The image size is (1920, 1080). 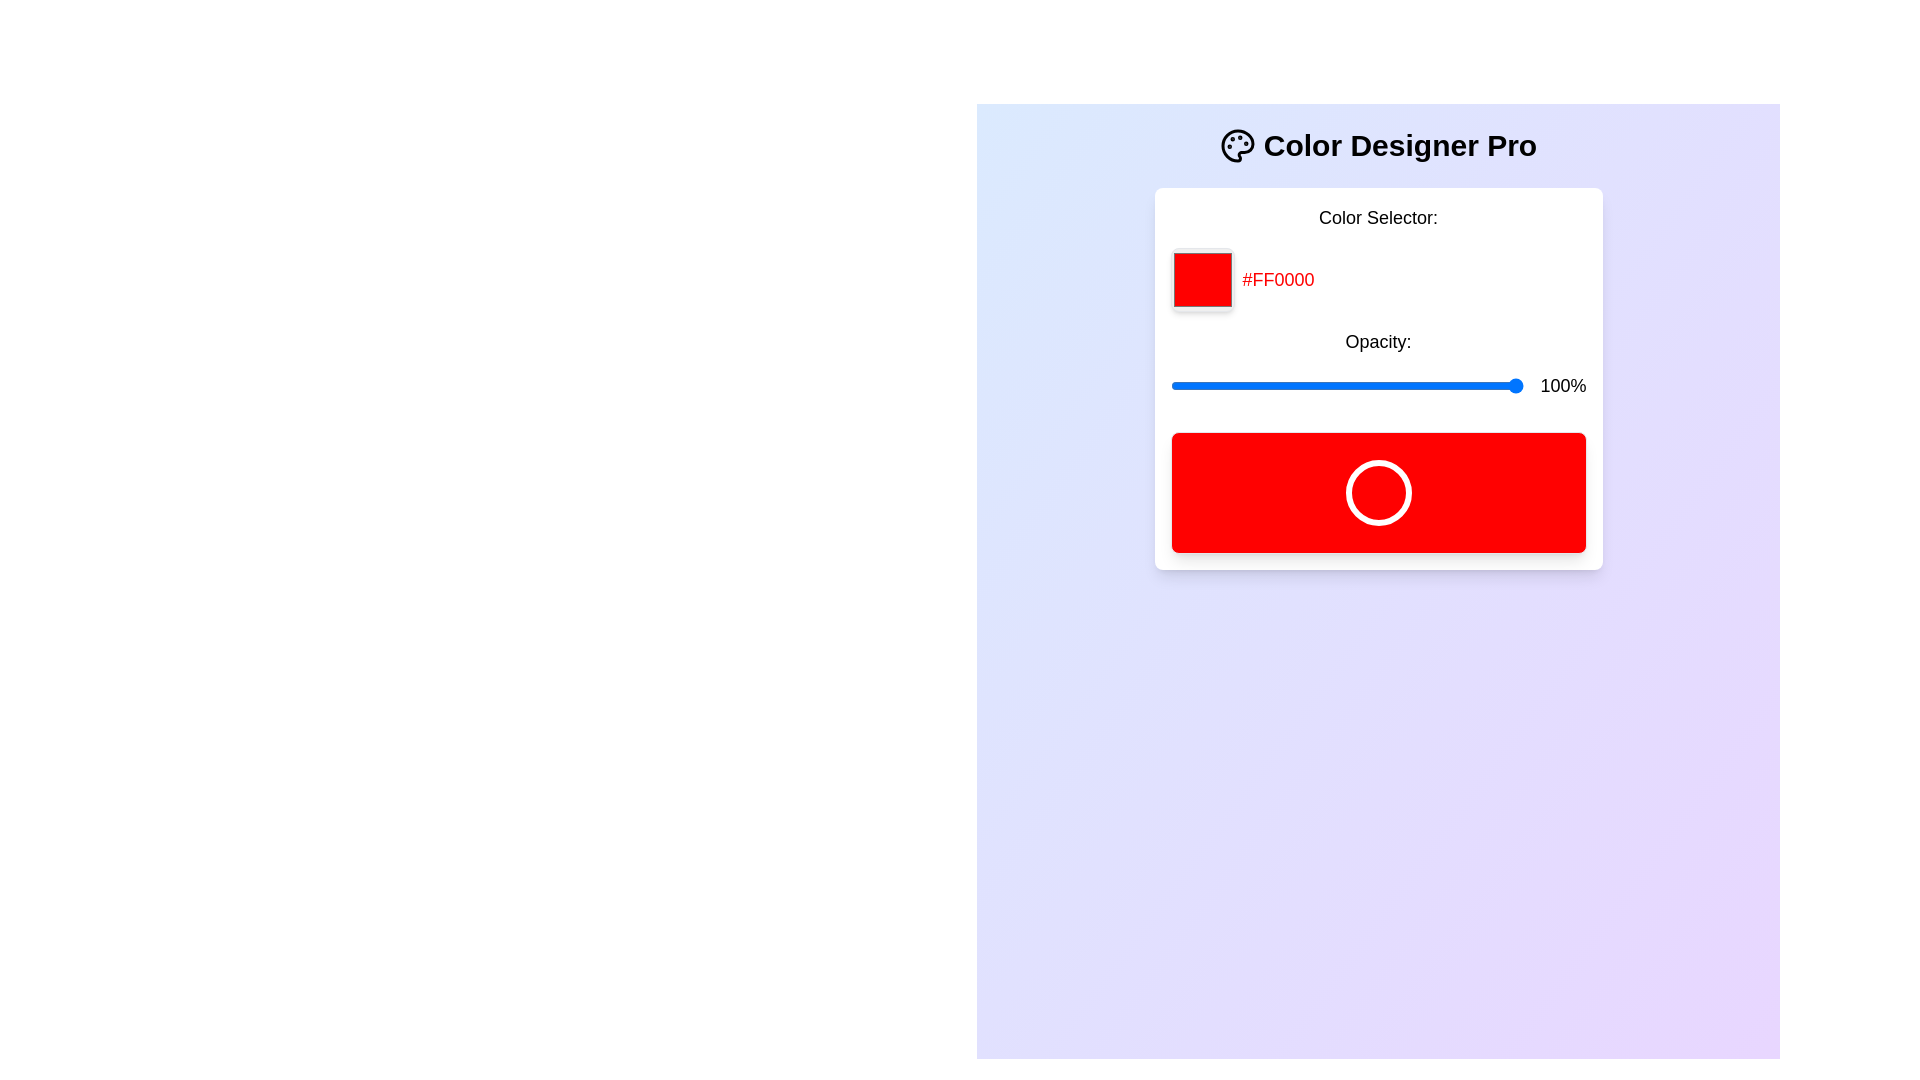 I want to click on the Decorative icon located at the top of the interface within the 'Color Designer Pro' logo area, so click(x=1236, y=145).